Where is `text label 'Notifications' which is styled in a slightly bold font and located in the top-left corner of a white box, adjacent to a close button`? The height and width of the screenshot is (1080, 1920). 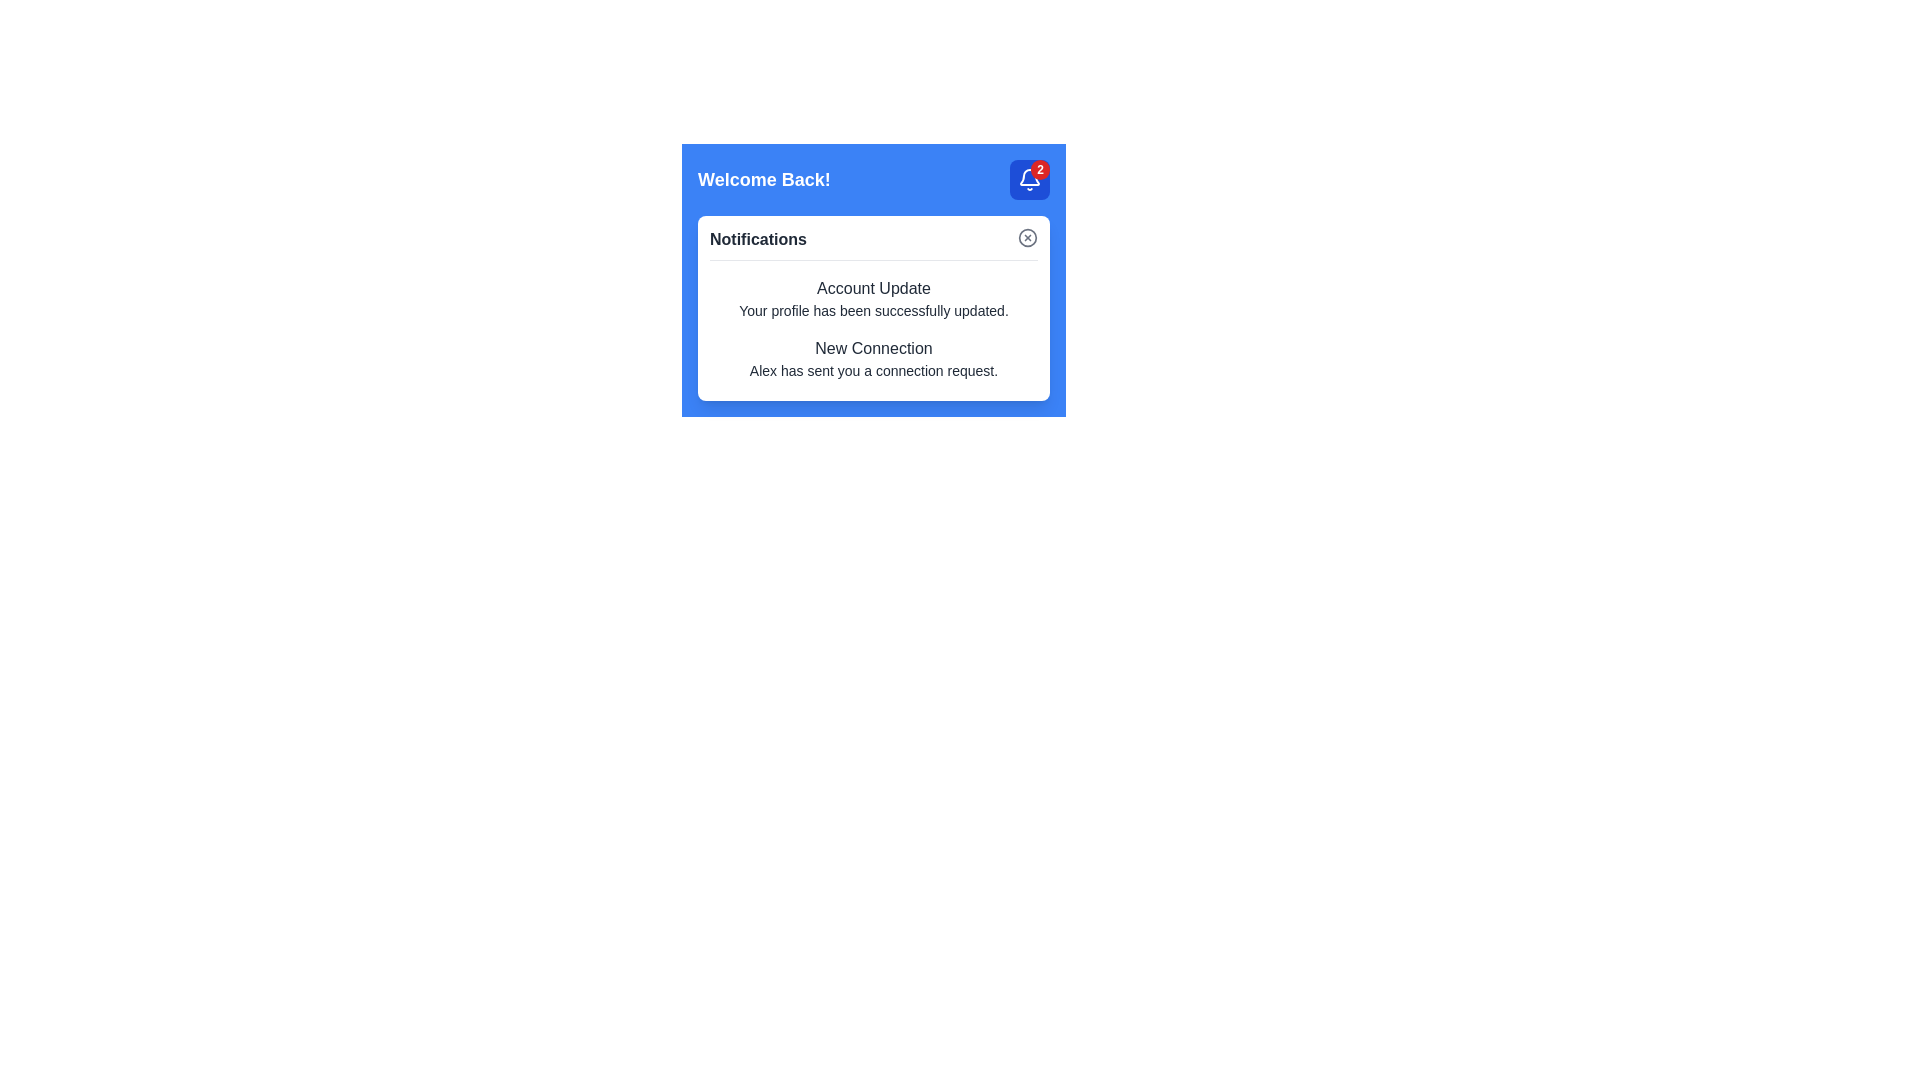 text label 'Notifications' which is styled in a slightly bold font and located in the top-left corner of a white box, adjacent to a close button is located at coordinates (757, 238).